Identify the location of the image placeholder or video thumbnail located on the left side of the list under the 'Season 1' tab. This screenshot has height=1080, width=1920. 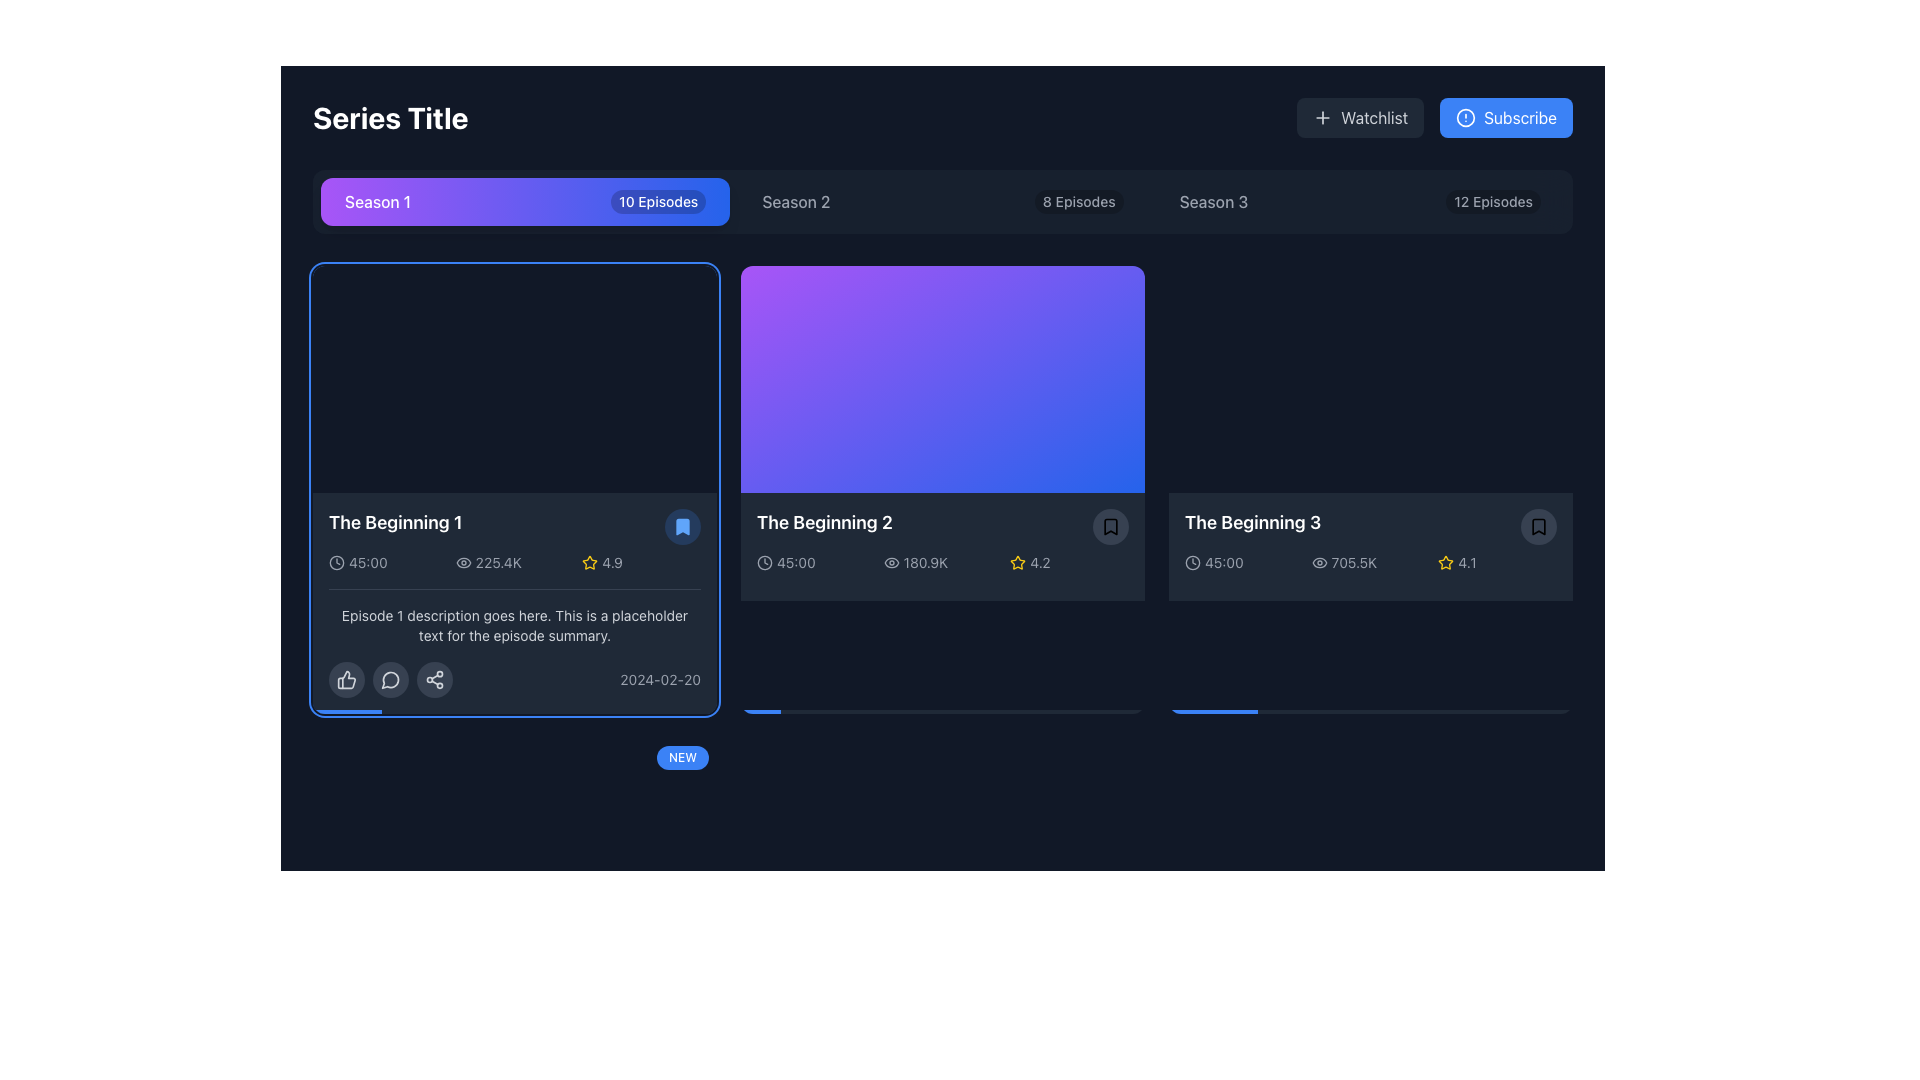
(514, 378).